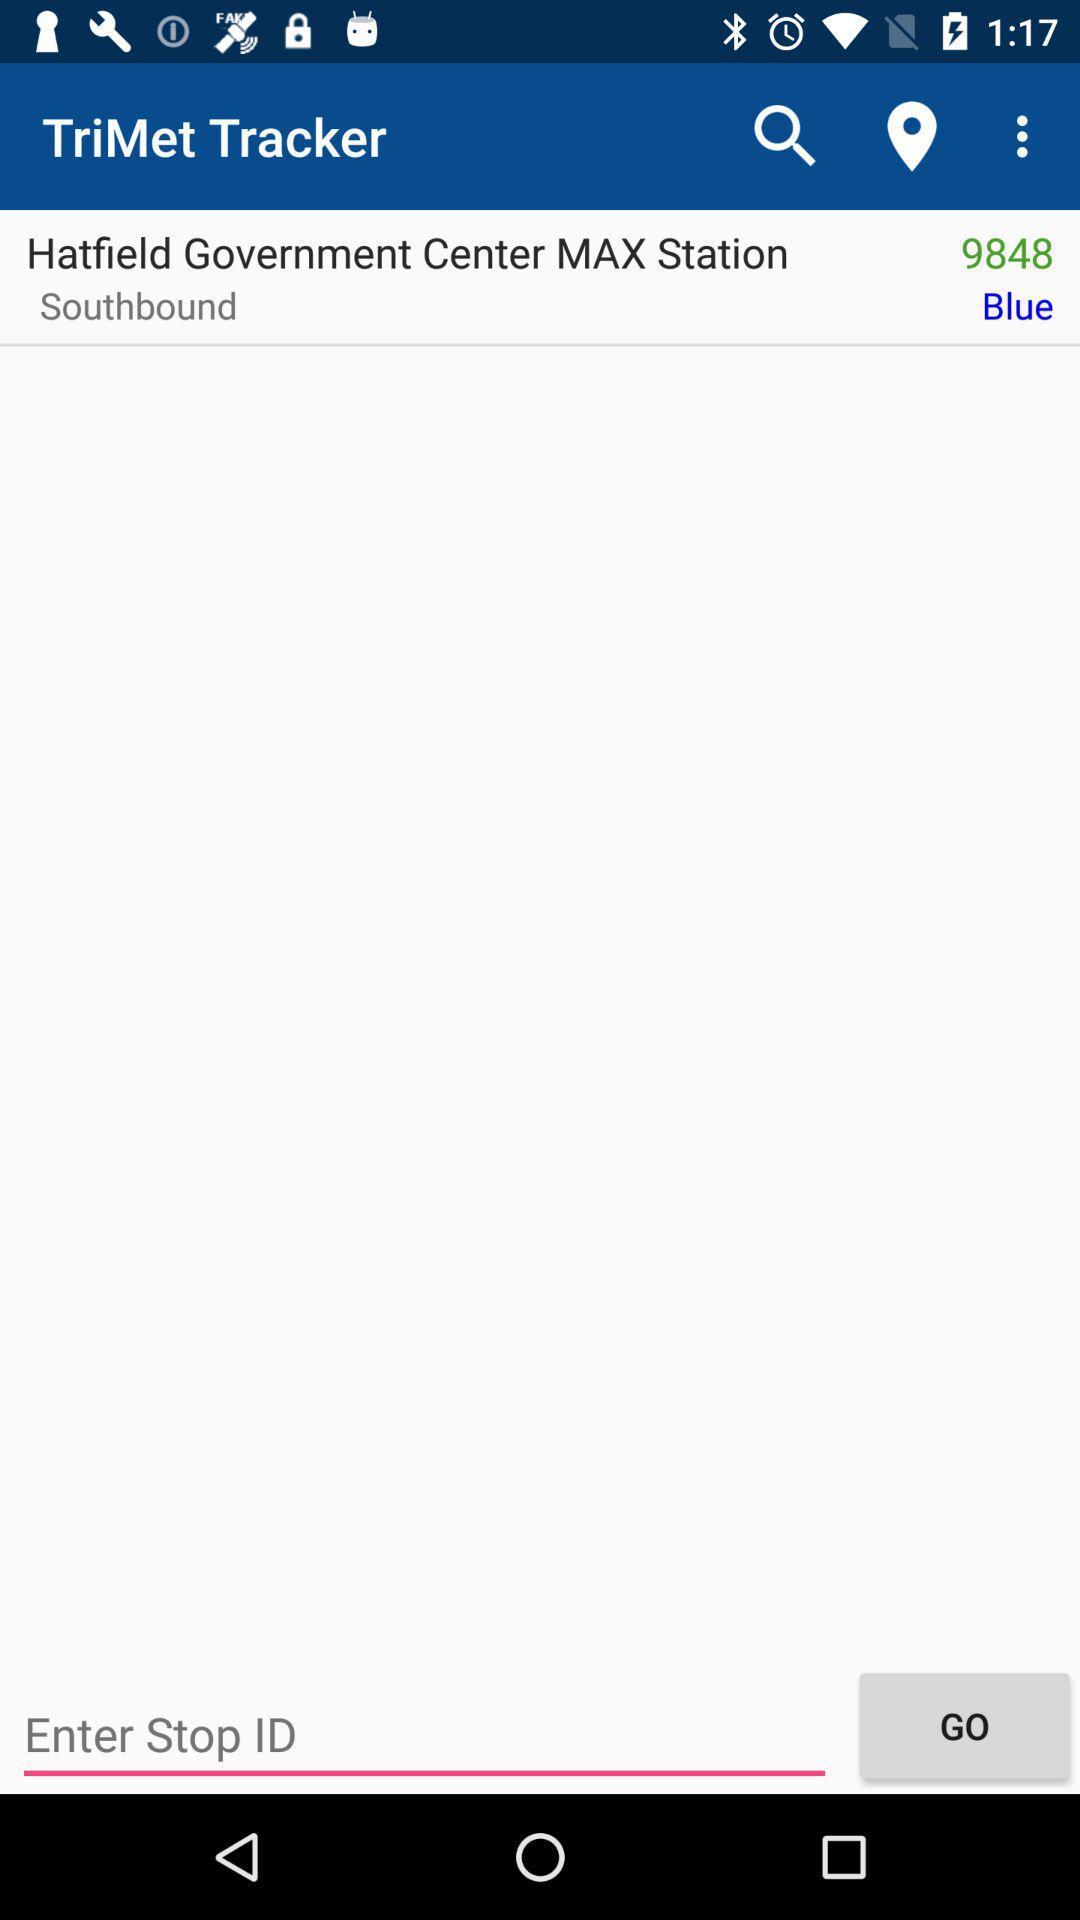 The height and width of the screenshot is (1920, 1080). Describe the element at coordinates (423, 1733) in the screenshot. I see `item below the southbound` at that location.